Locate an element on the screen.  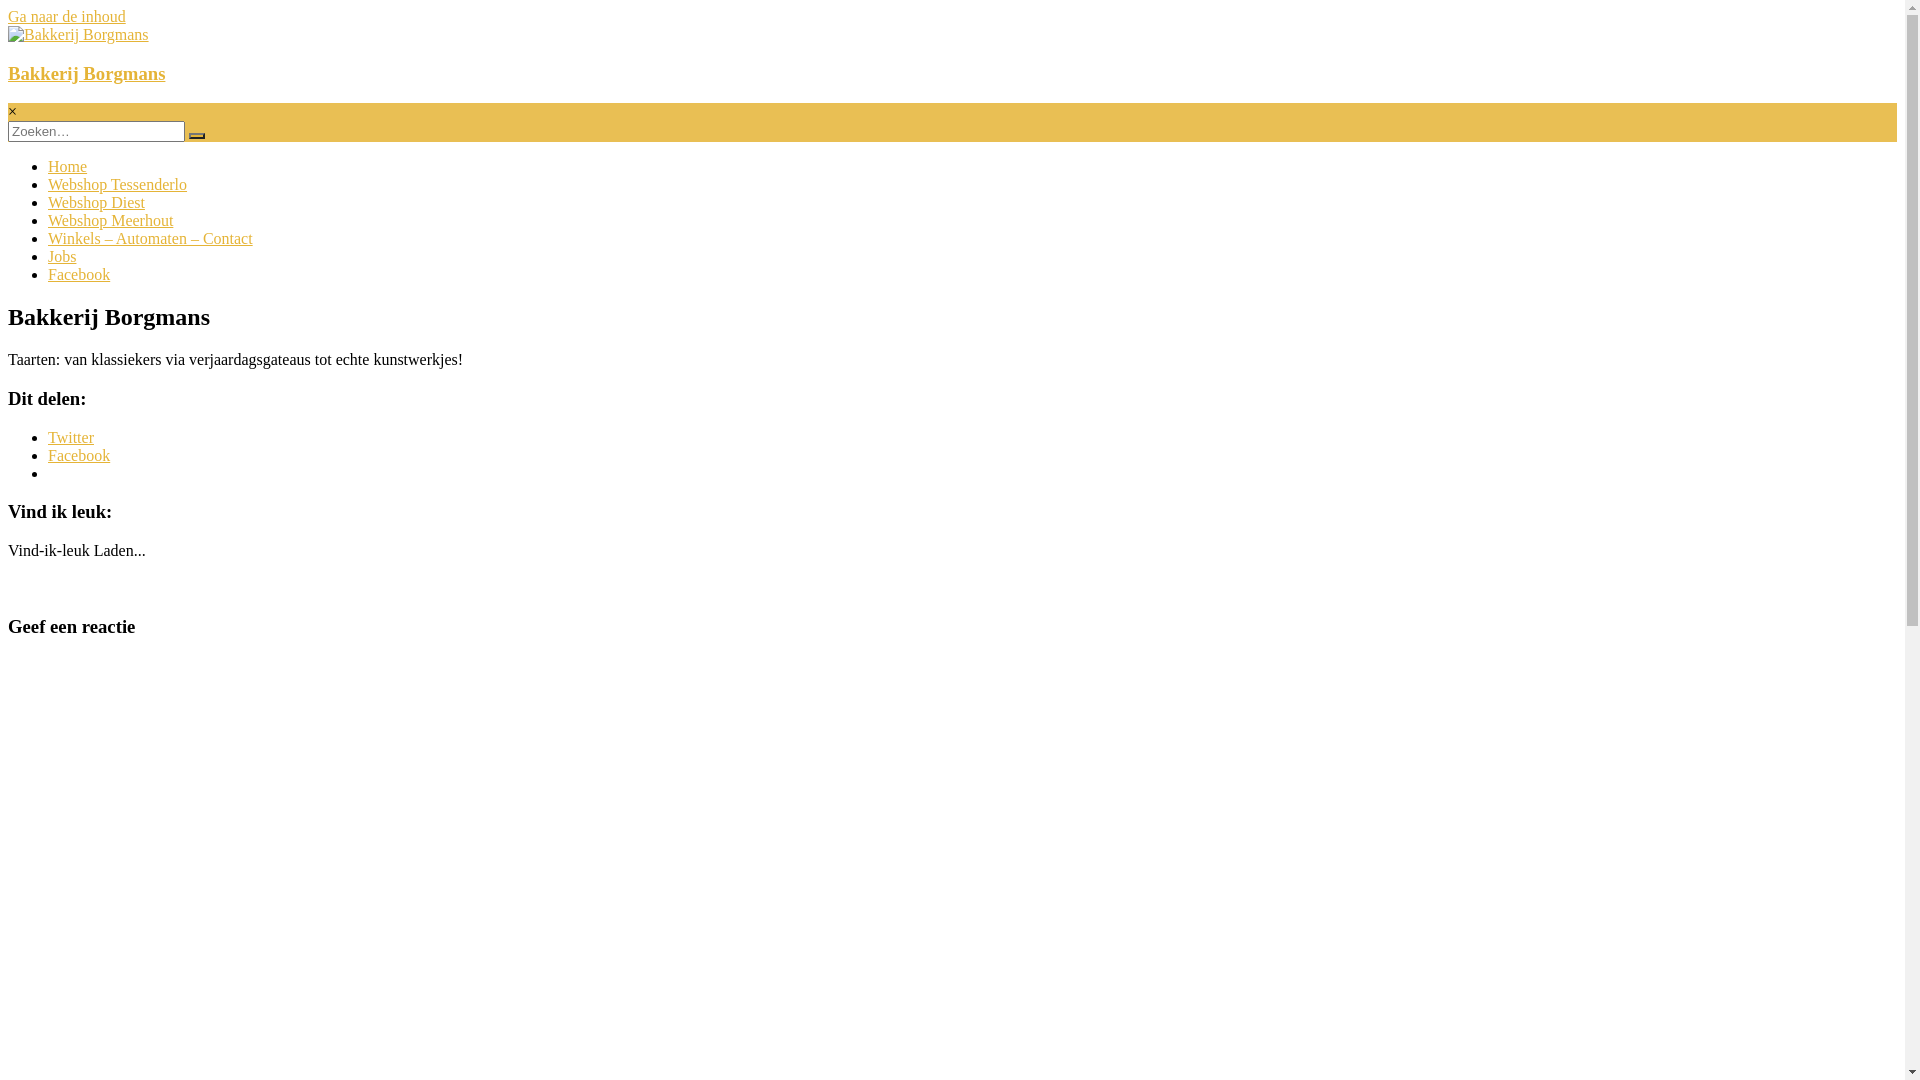
'Webshop Diest' is located at coordinates (48, 202).